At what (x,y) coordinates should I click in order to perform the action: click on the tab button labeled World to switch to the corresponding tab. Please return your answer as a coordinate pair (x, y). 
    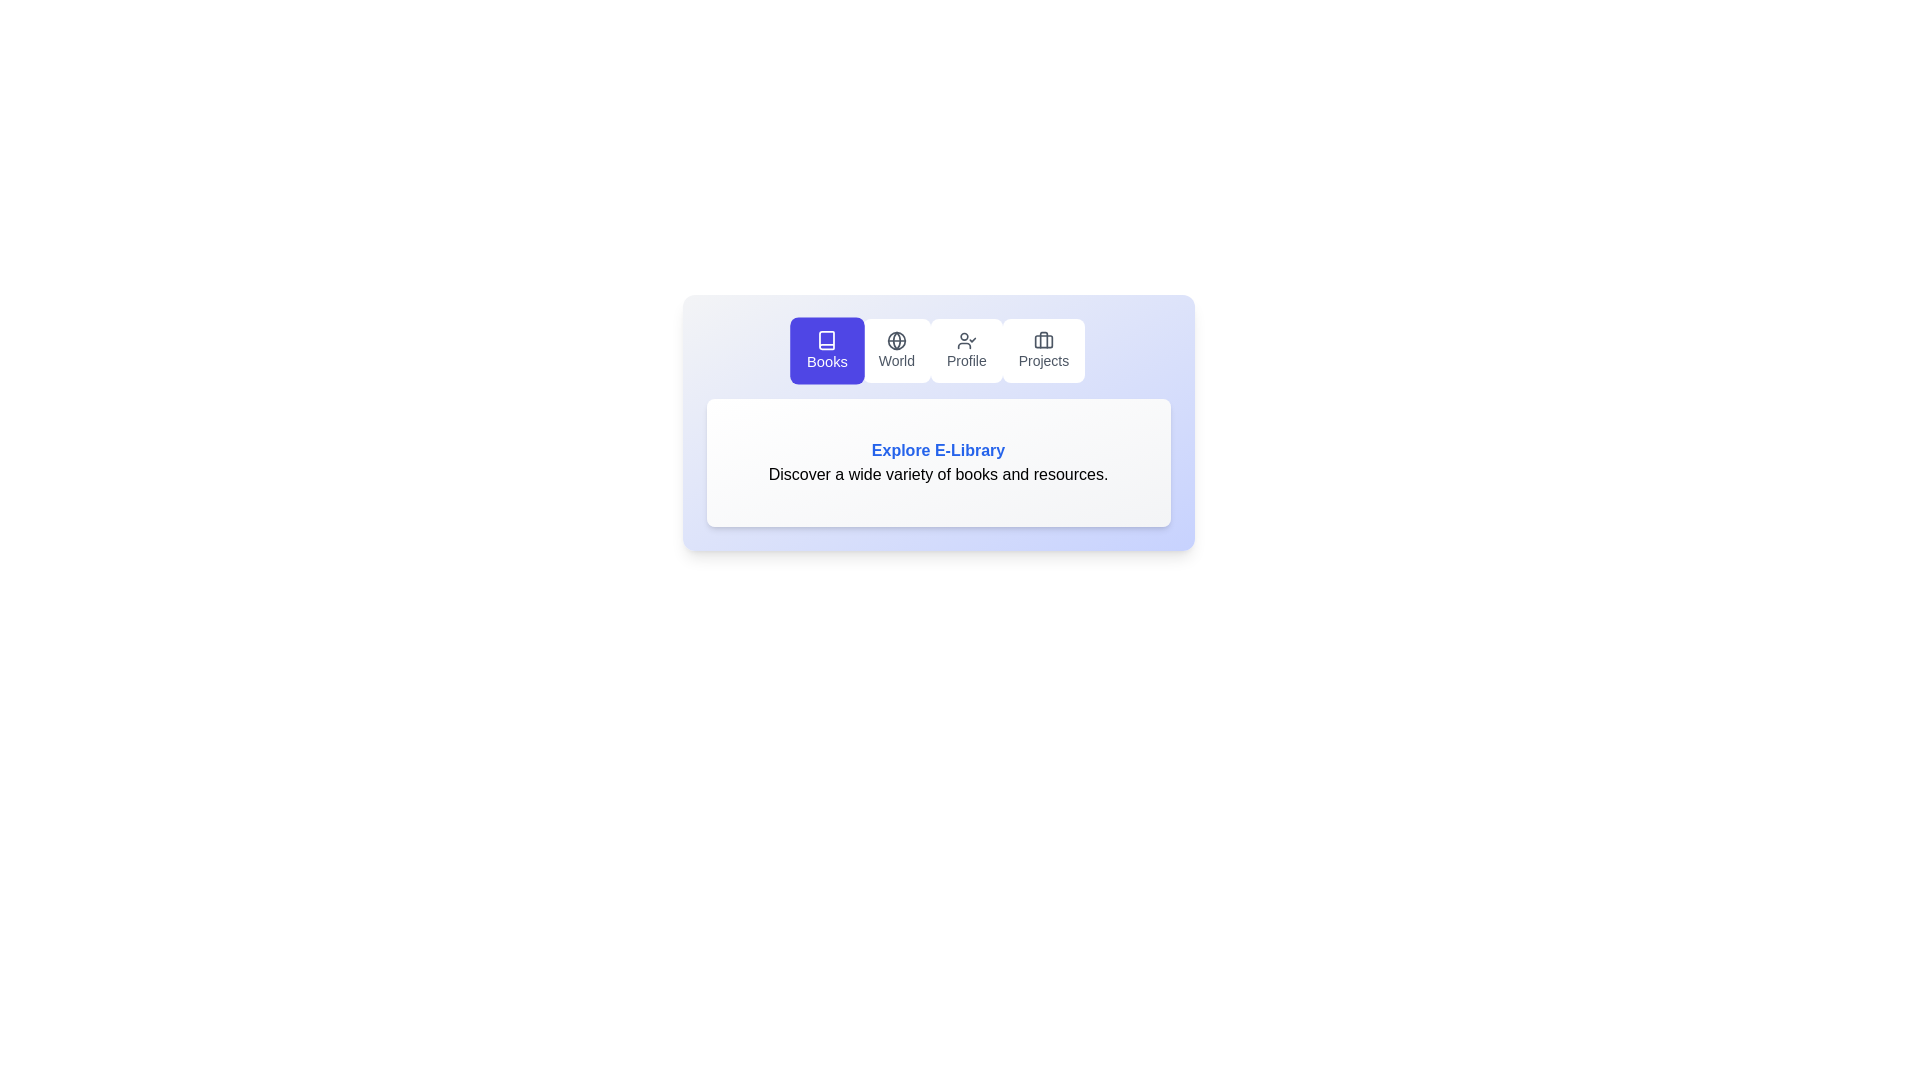
    Looking at the image, I should click on (895, 350).